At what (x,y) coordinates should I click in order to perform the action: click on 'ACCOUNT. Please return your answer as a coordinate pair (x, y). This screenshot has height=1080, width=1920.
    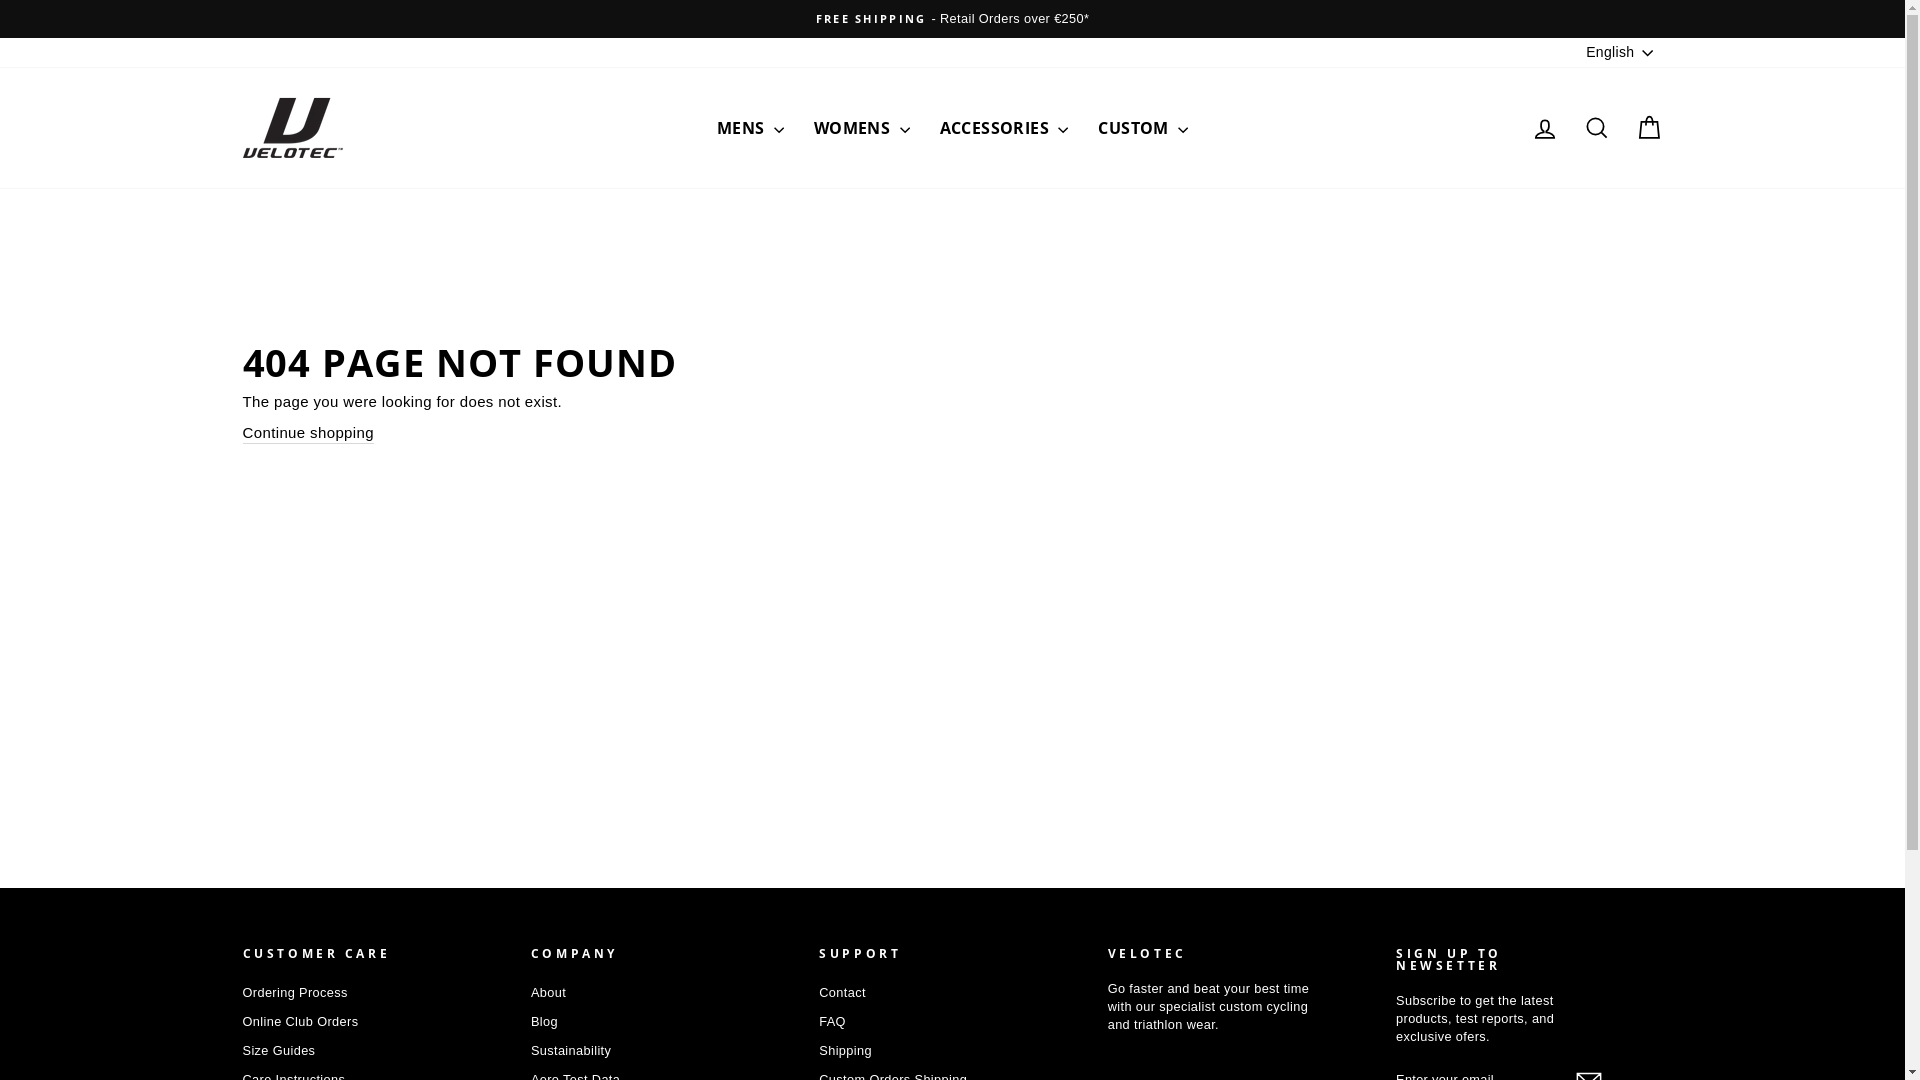
    Looking at the image, I should click on (1543, 127).